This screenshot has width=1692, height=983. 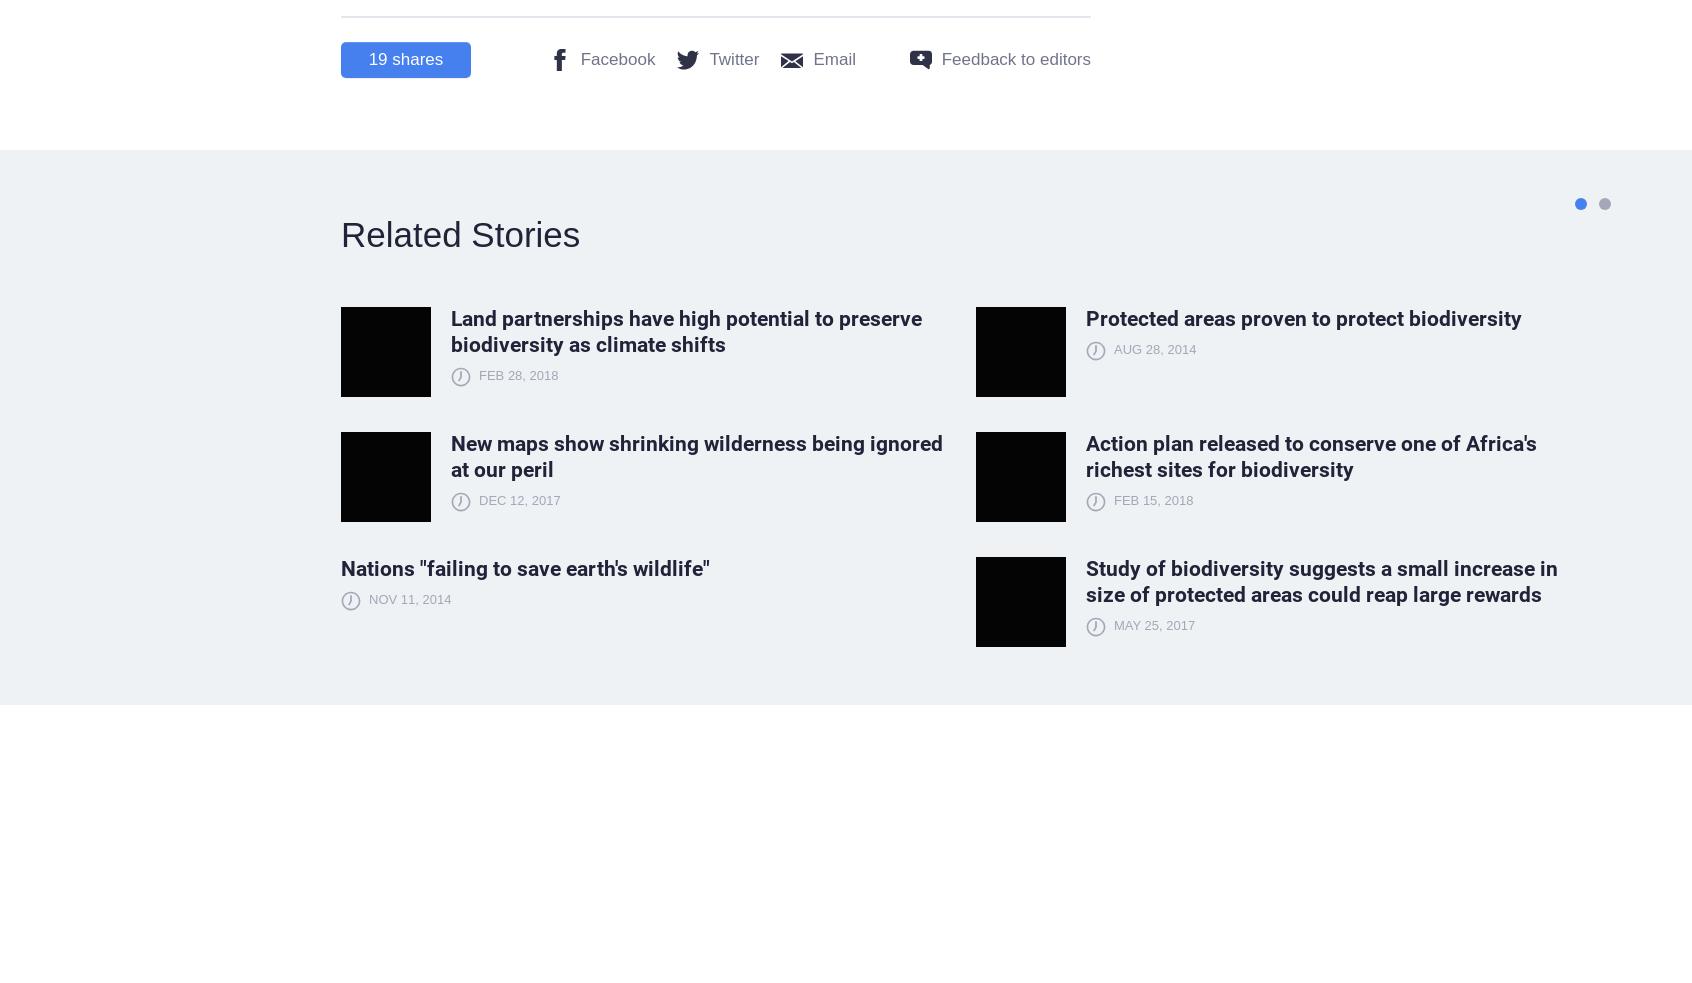 I want to click on 'Related Stories', so click(x=459, y=233).